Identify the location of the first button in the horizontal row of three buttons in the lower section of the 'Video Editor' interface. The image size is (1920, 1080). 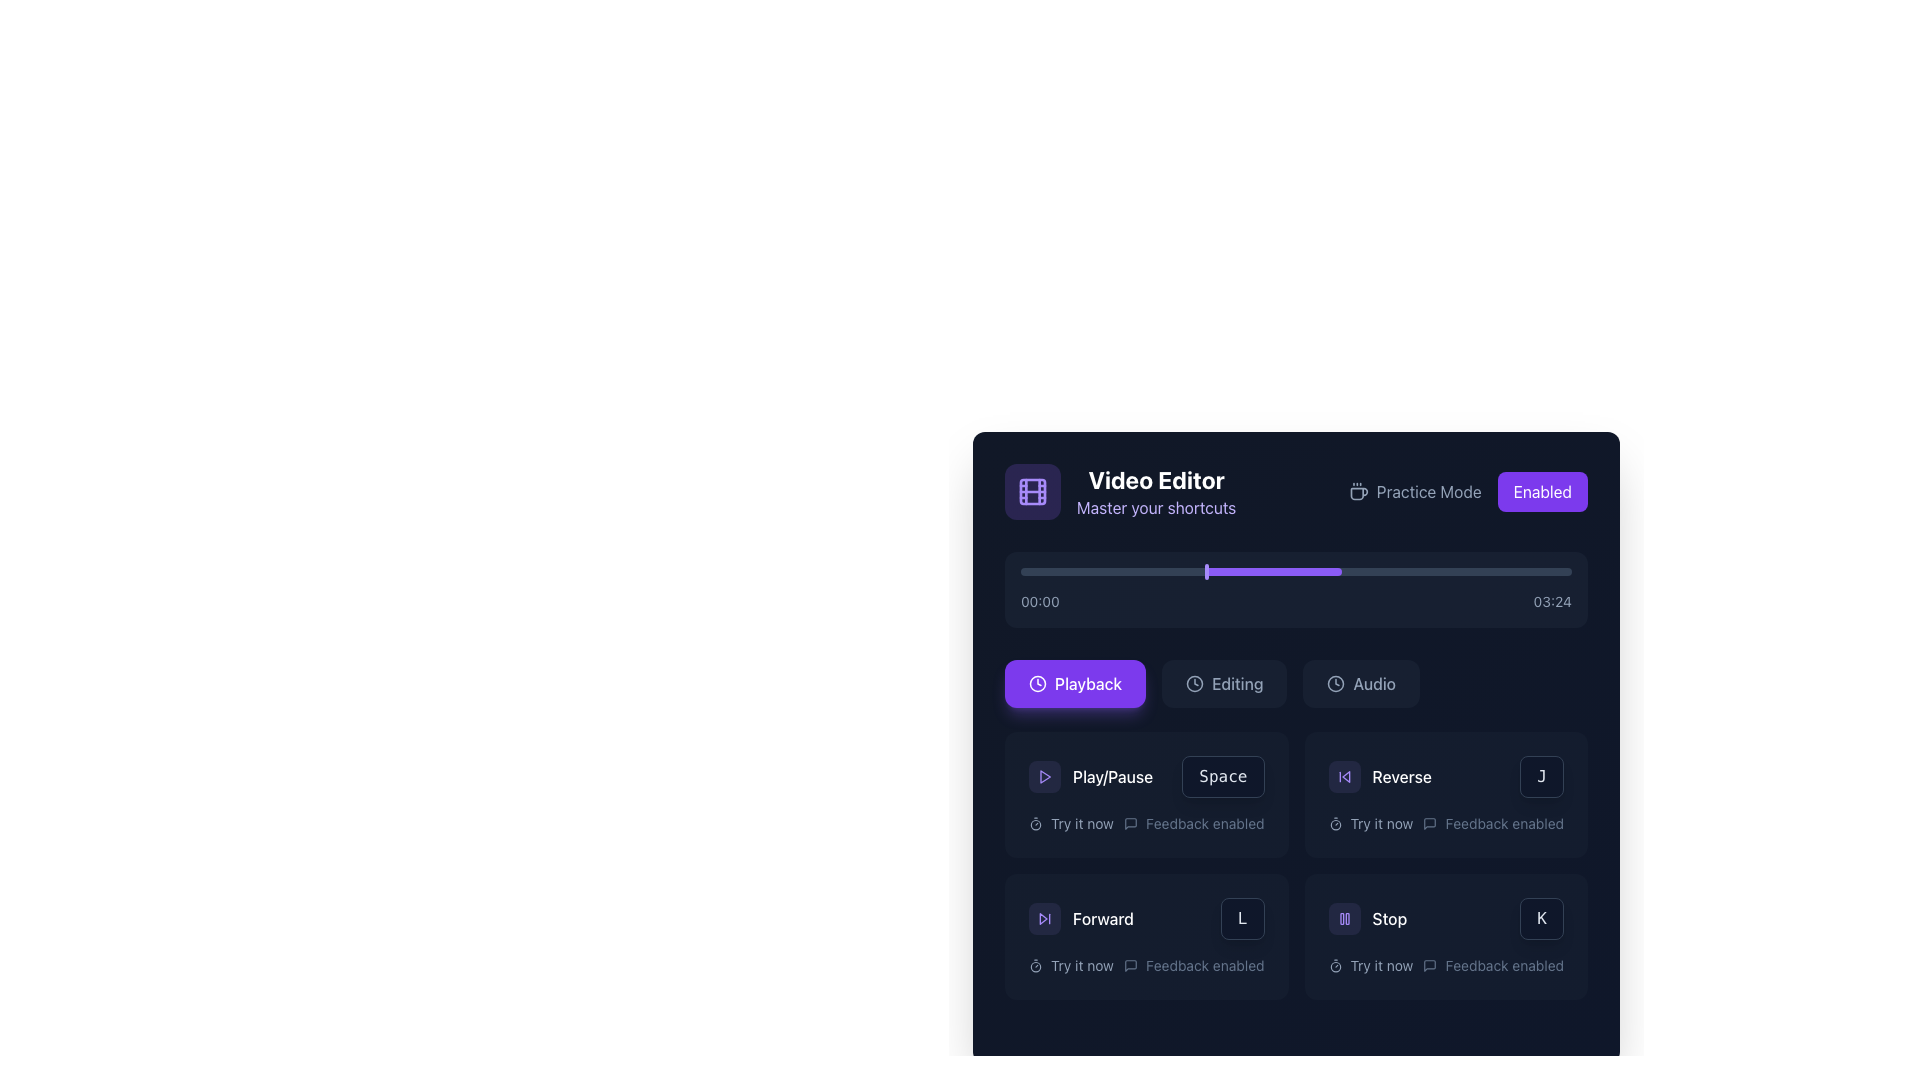
(1074, 682).